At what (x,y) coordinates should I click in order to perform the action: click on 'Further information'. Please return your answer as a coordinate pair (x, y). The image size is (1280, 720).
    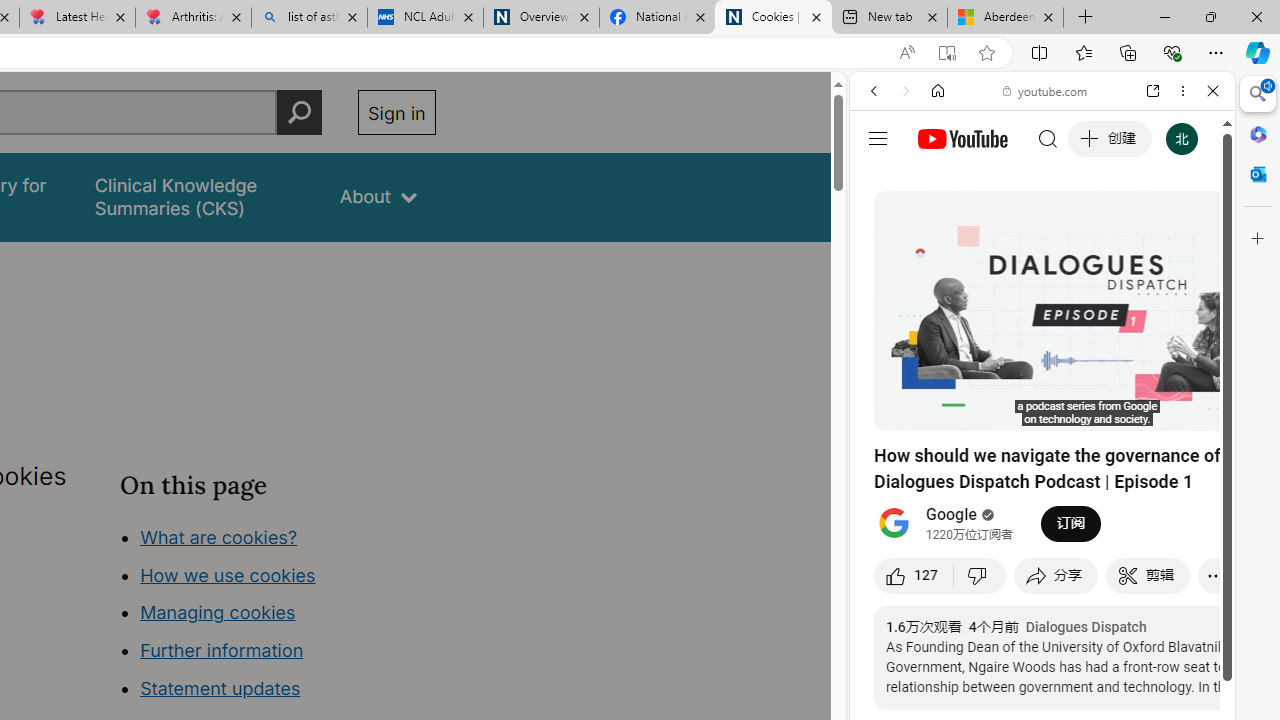
    Looking at the image, I should click on (222, 650).